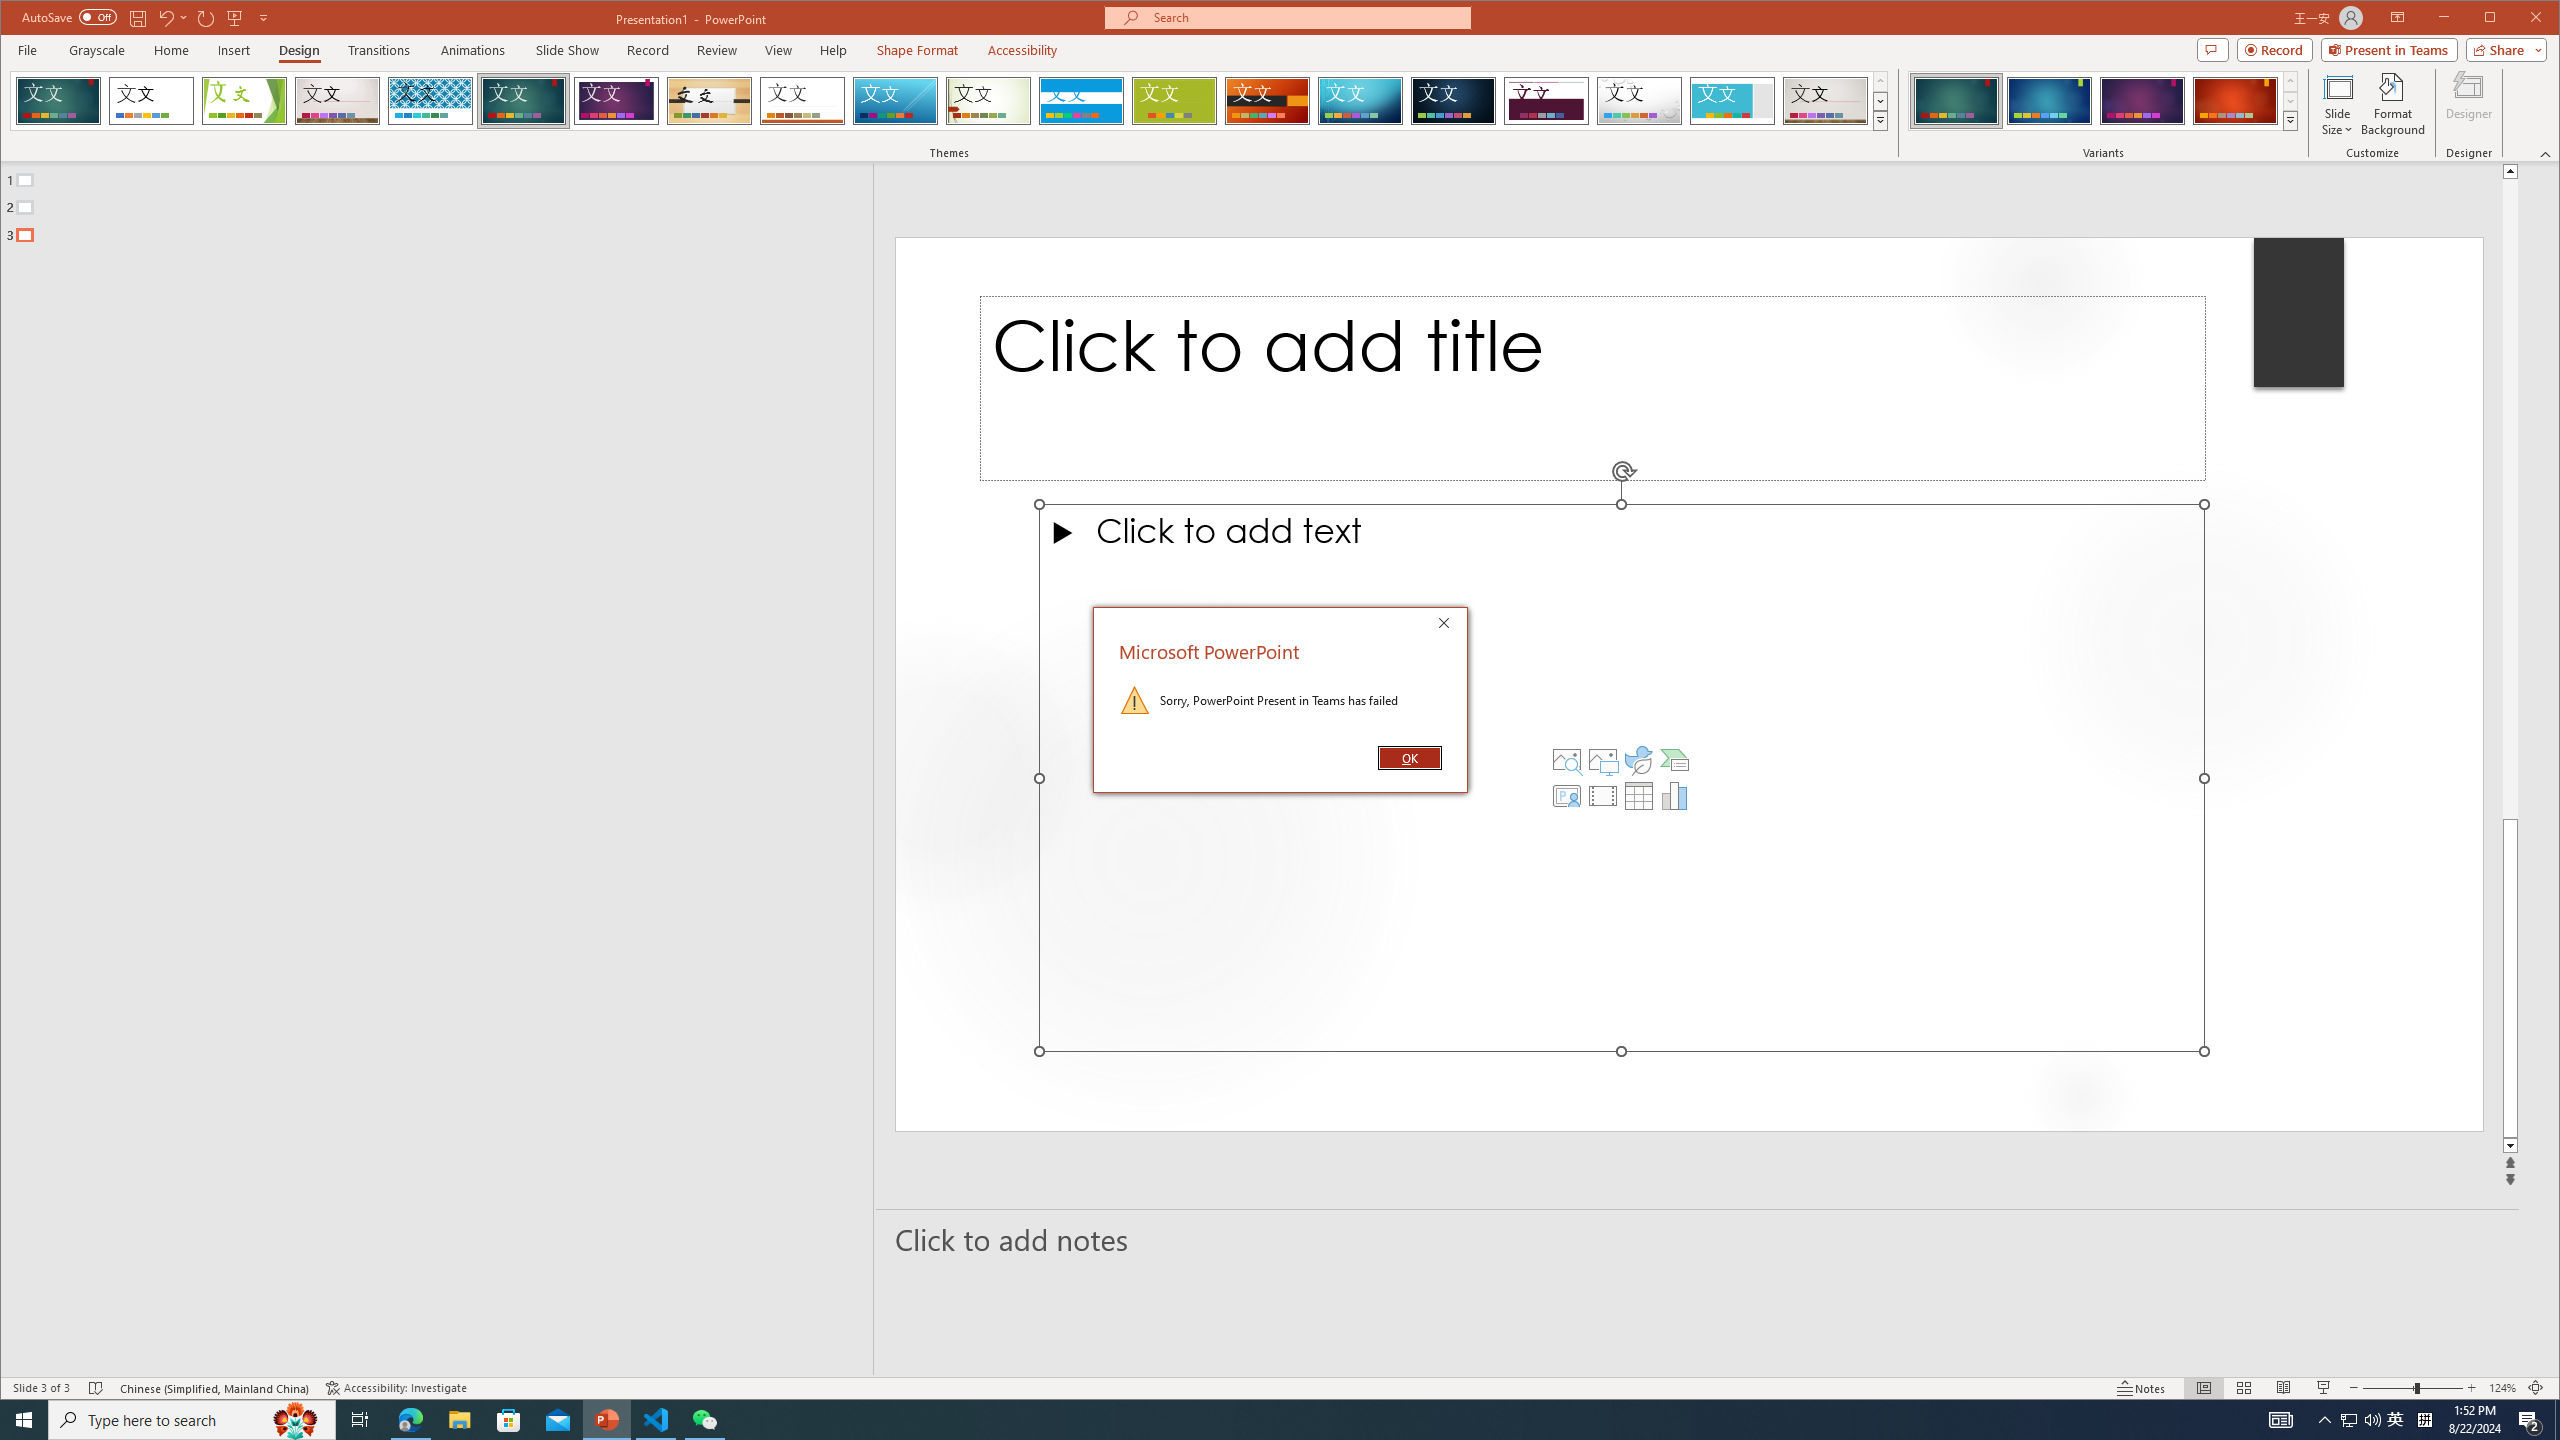 Image resolution: width=2560 pixels, height=1440 pixels. Describe the element at coordinates (1675, 759) in the screenshot. I see `'Insert a SmartArt Graphic'` at that location.